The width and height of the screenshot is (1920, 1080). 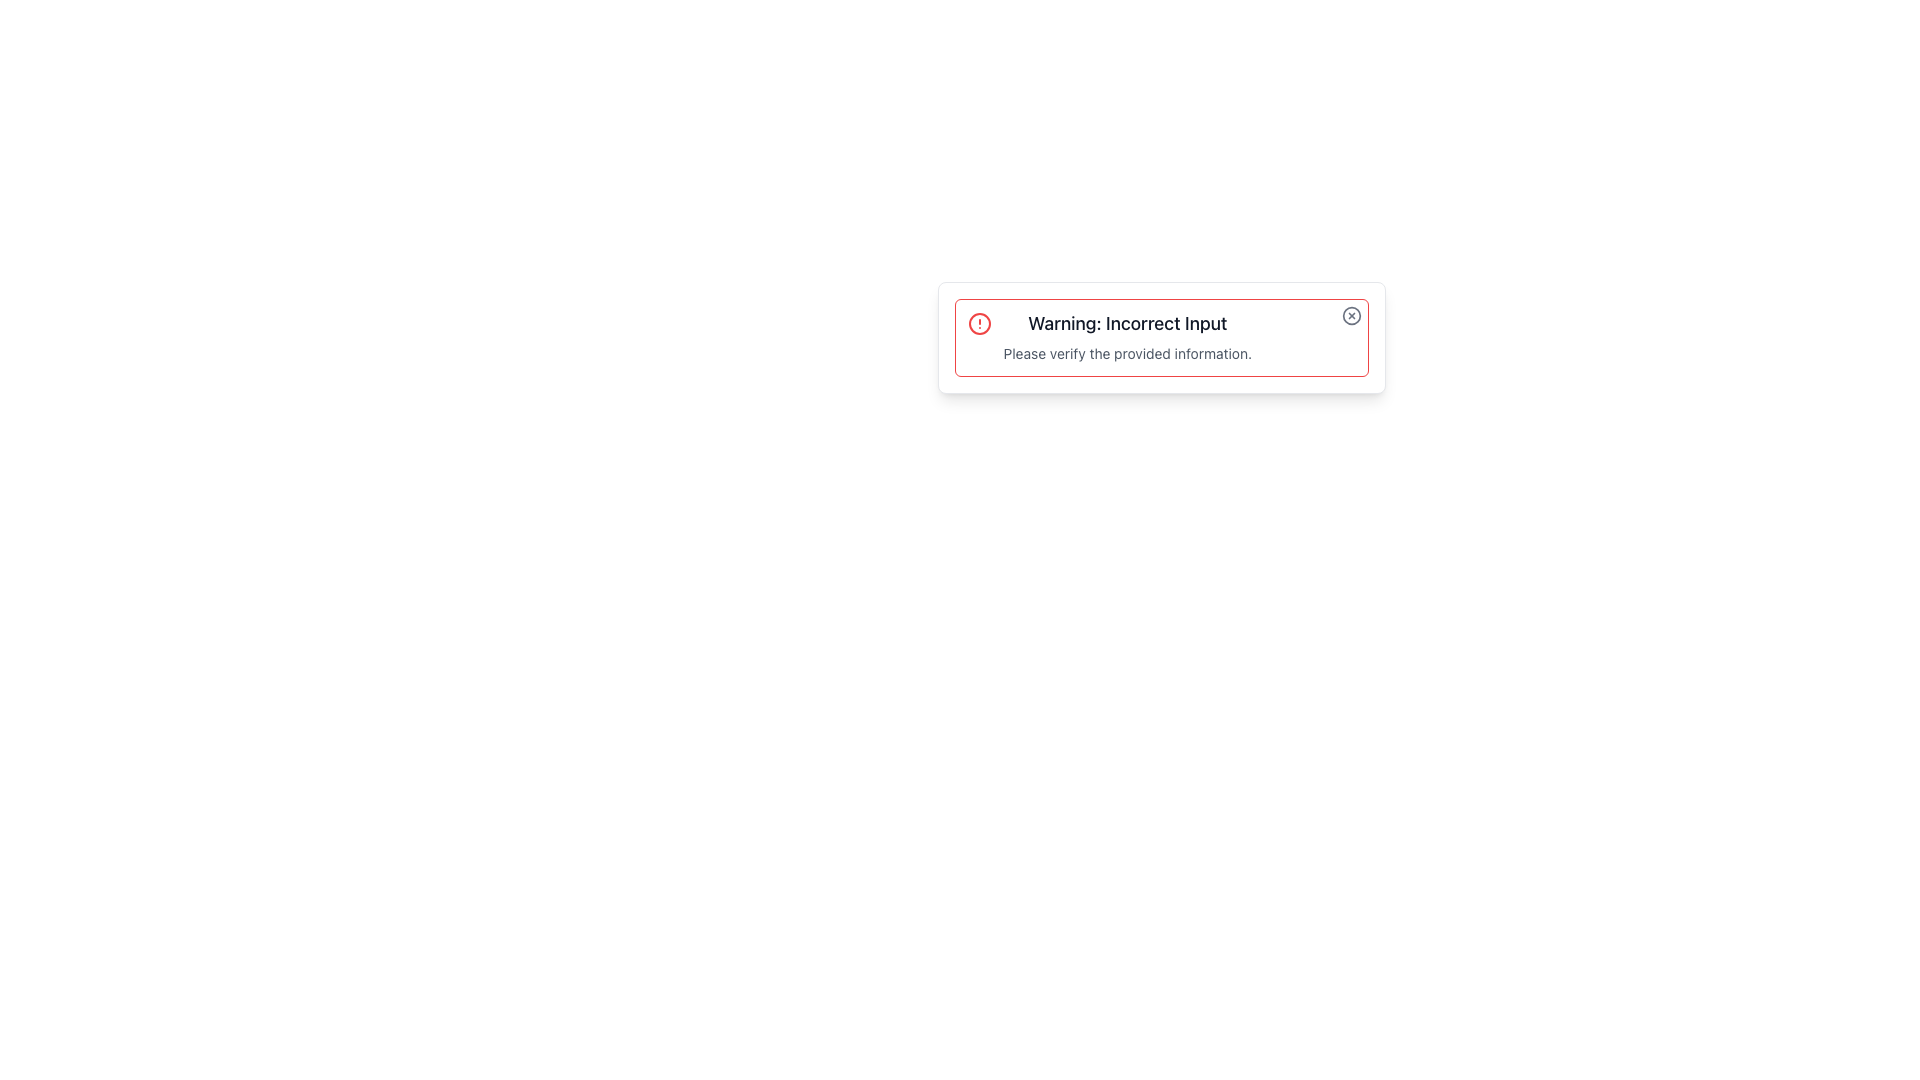 I want to click on warning message displayed in the double-line text block that states 'Warning: Incorrect Input' and 'Please verify the provided information.', so click(x=1127, y=337).